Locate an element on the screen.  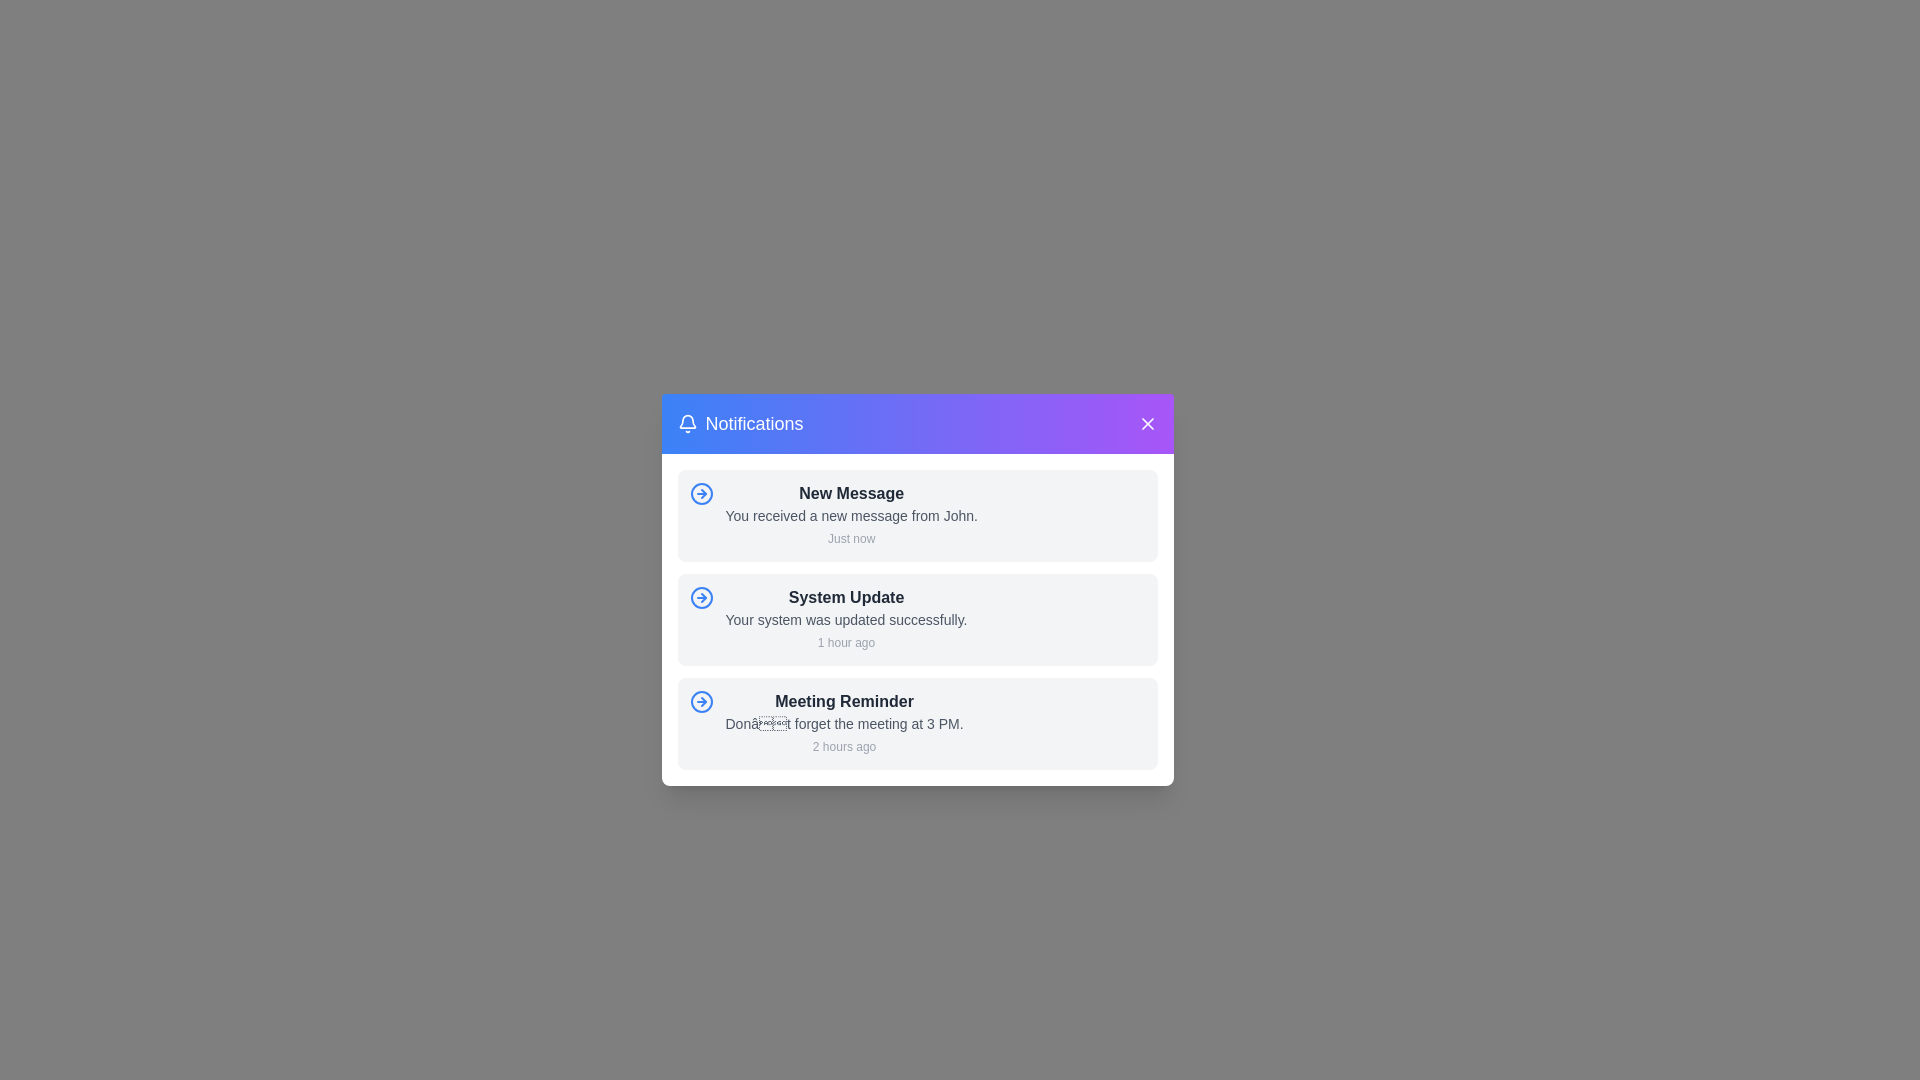
the close button icon (SVG Close Icon) located is located at coordinates (1147, 423).